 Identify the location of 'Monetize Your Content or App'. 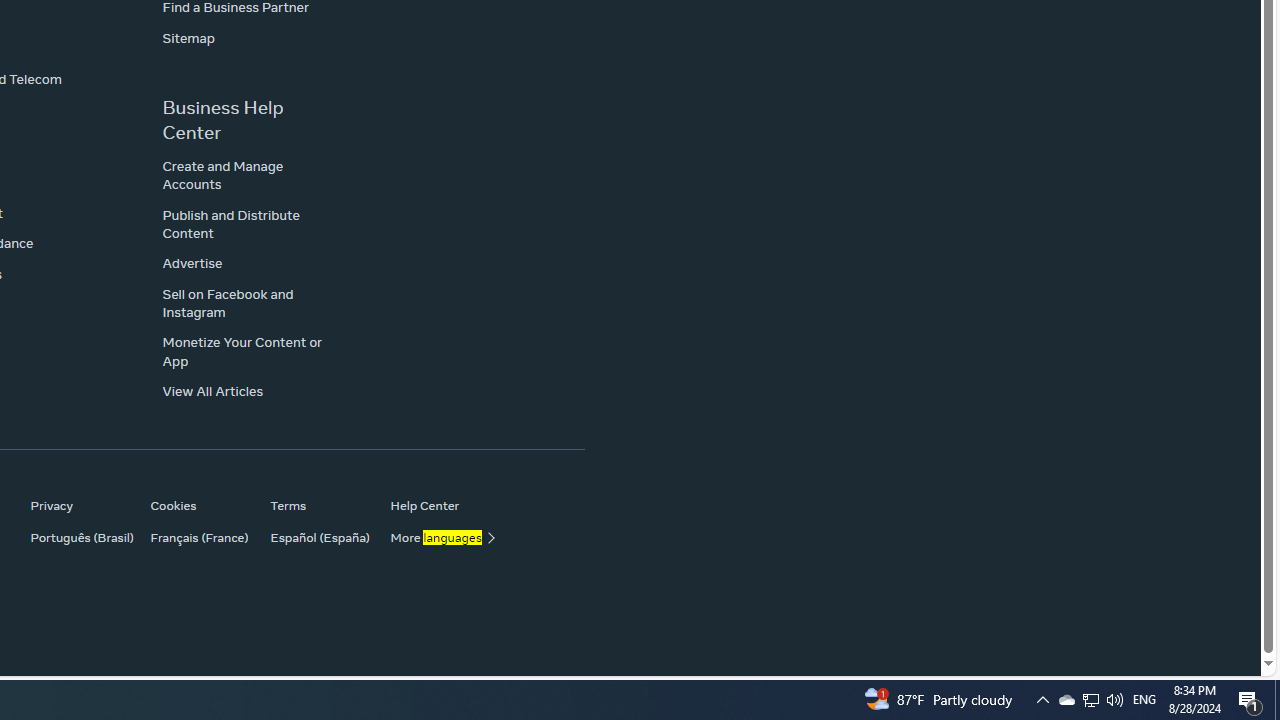
(241, 350).